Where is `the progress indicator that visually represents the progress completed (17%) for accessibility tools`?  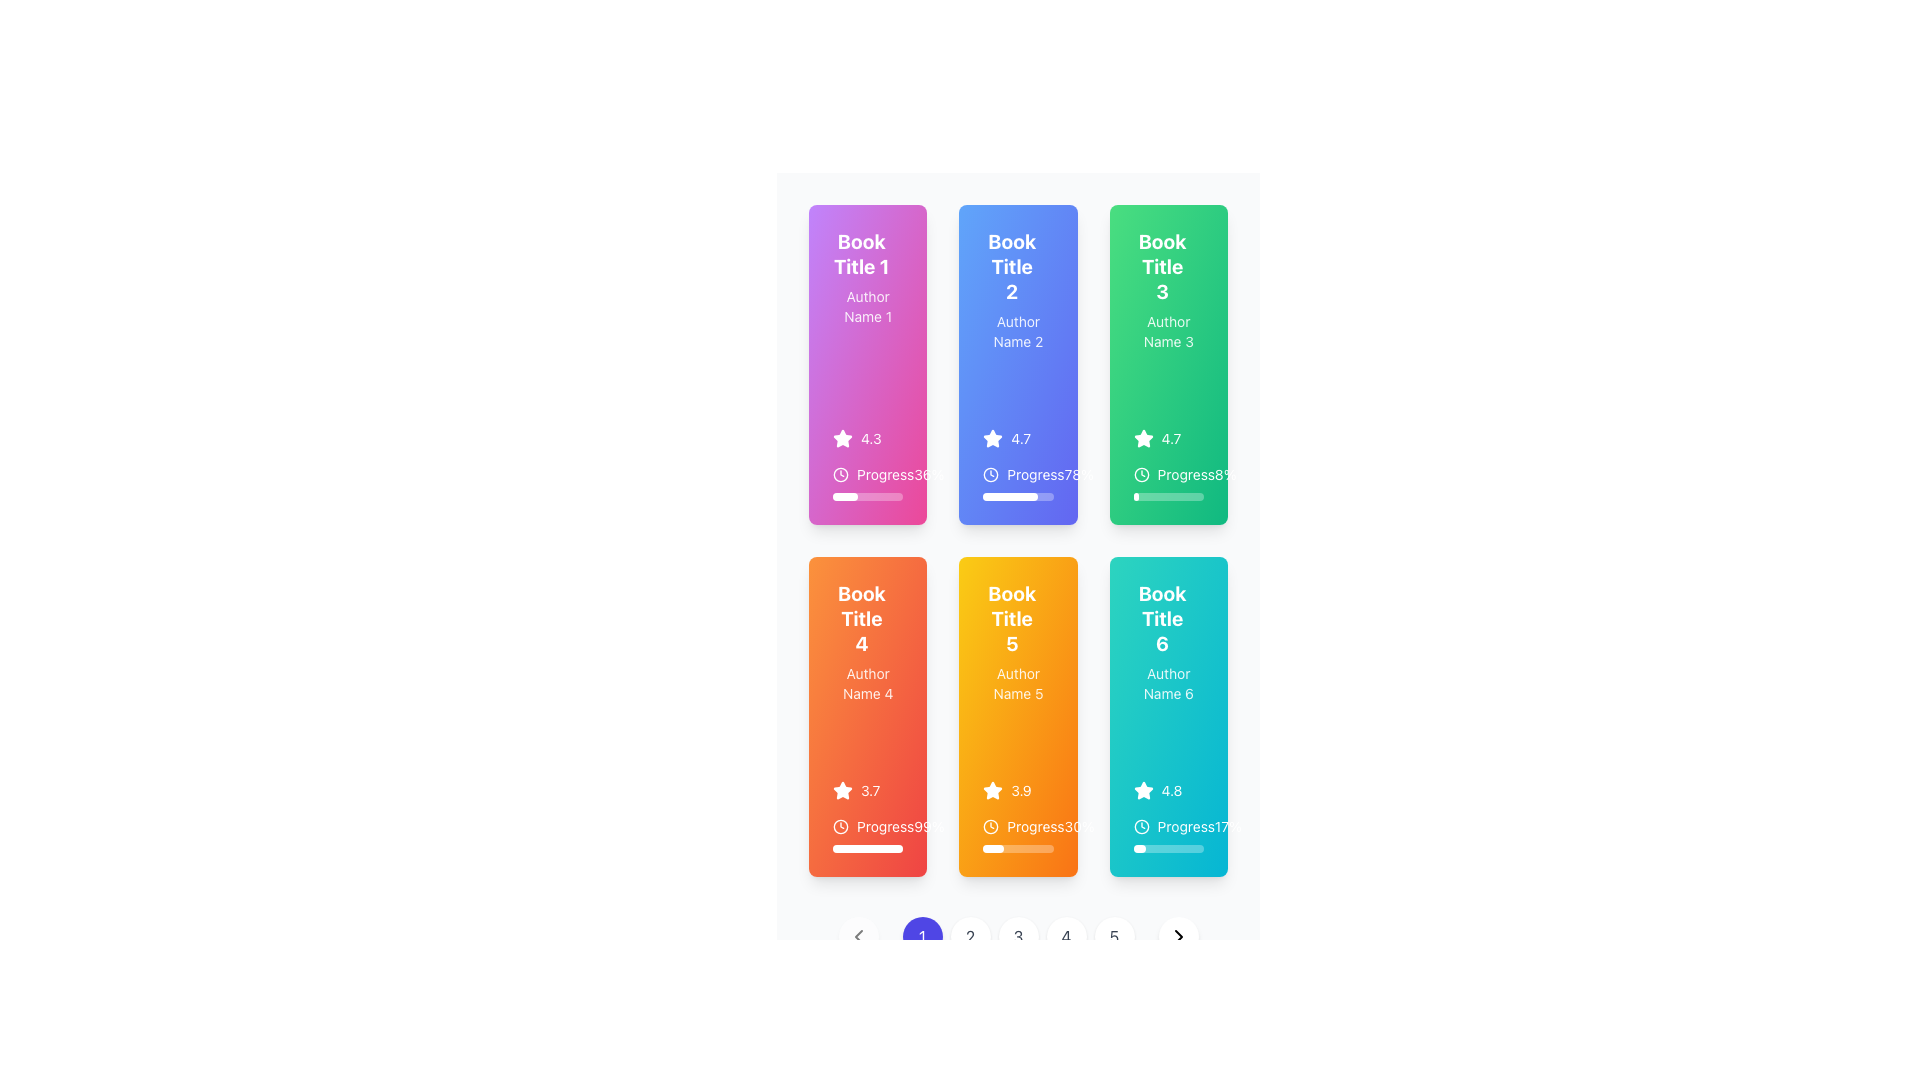 the progress indicator that visually represents the progress completed (17%) for accessibility tools is located at coordinates (1168, 834).